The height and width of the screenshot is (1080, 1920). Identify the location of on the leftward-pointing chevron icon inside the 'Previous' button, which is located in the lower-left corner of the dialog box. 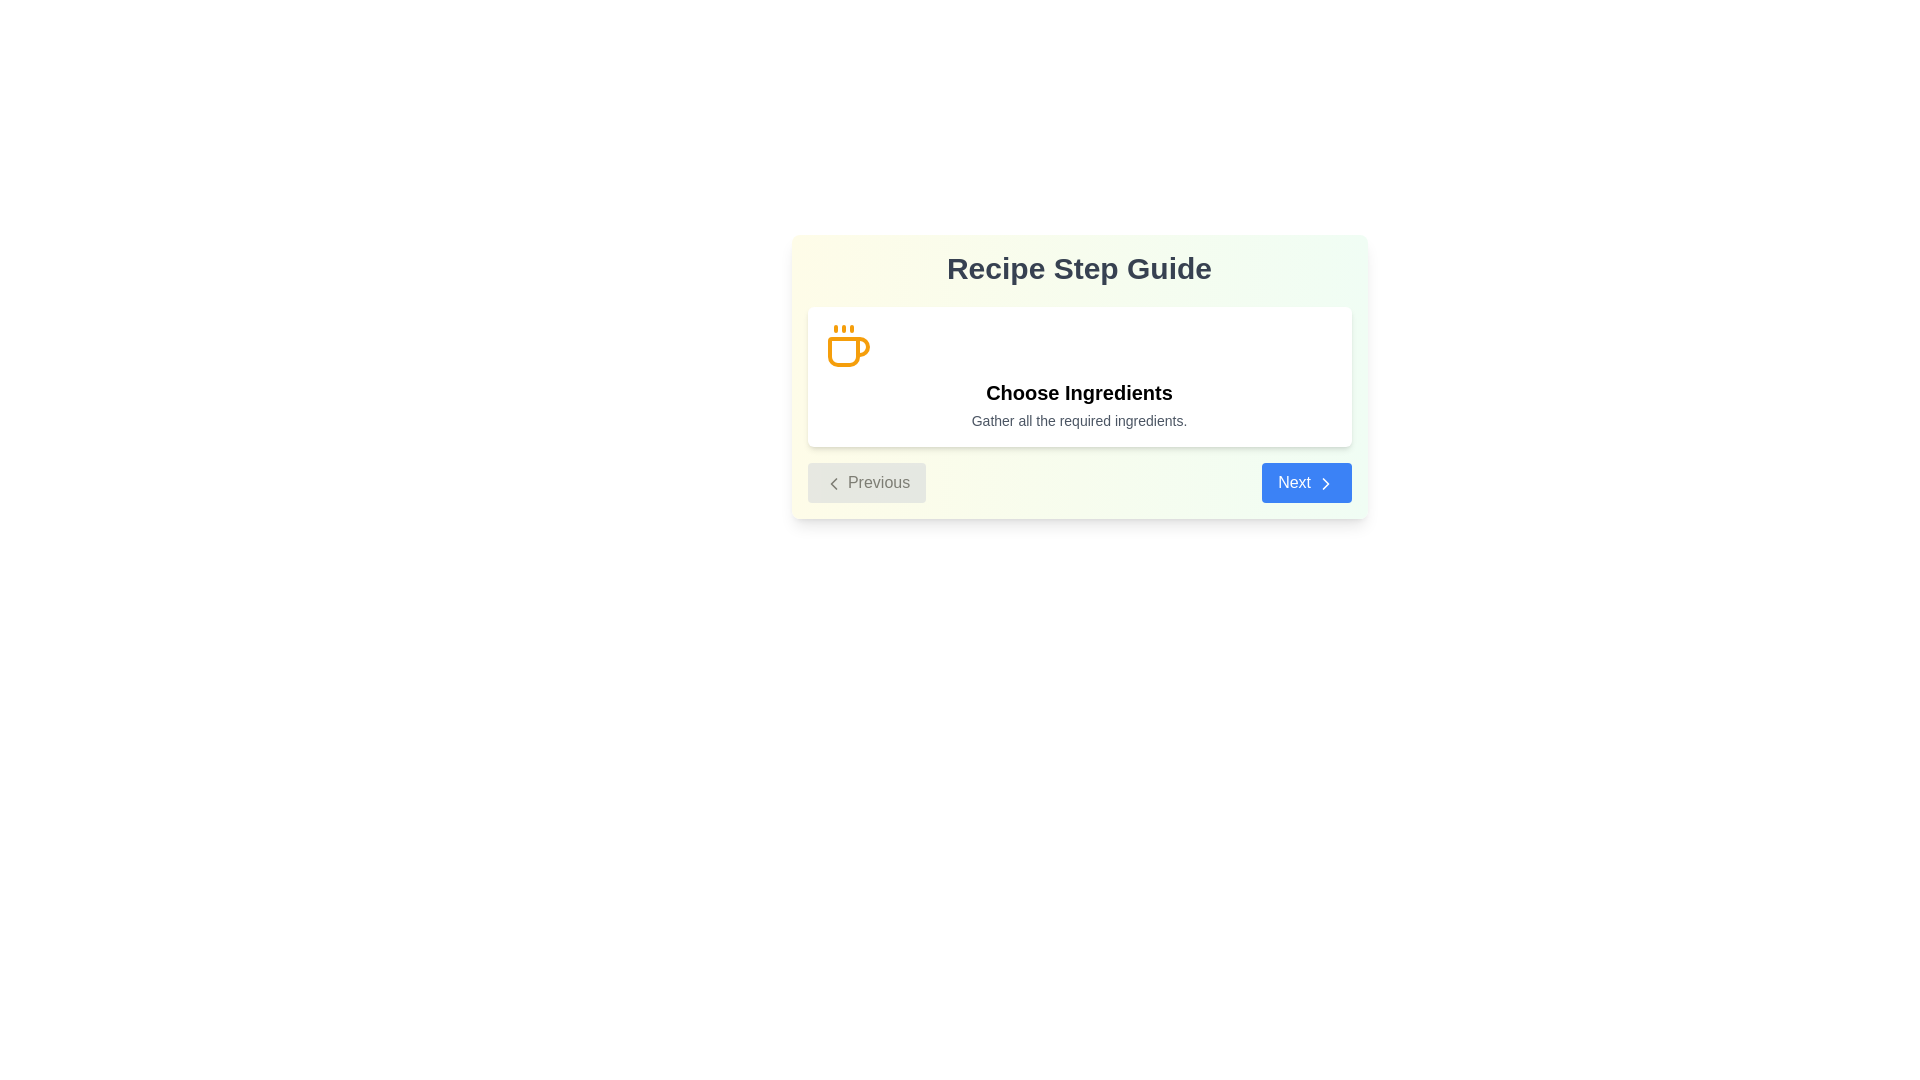
(833, 483).